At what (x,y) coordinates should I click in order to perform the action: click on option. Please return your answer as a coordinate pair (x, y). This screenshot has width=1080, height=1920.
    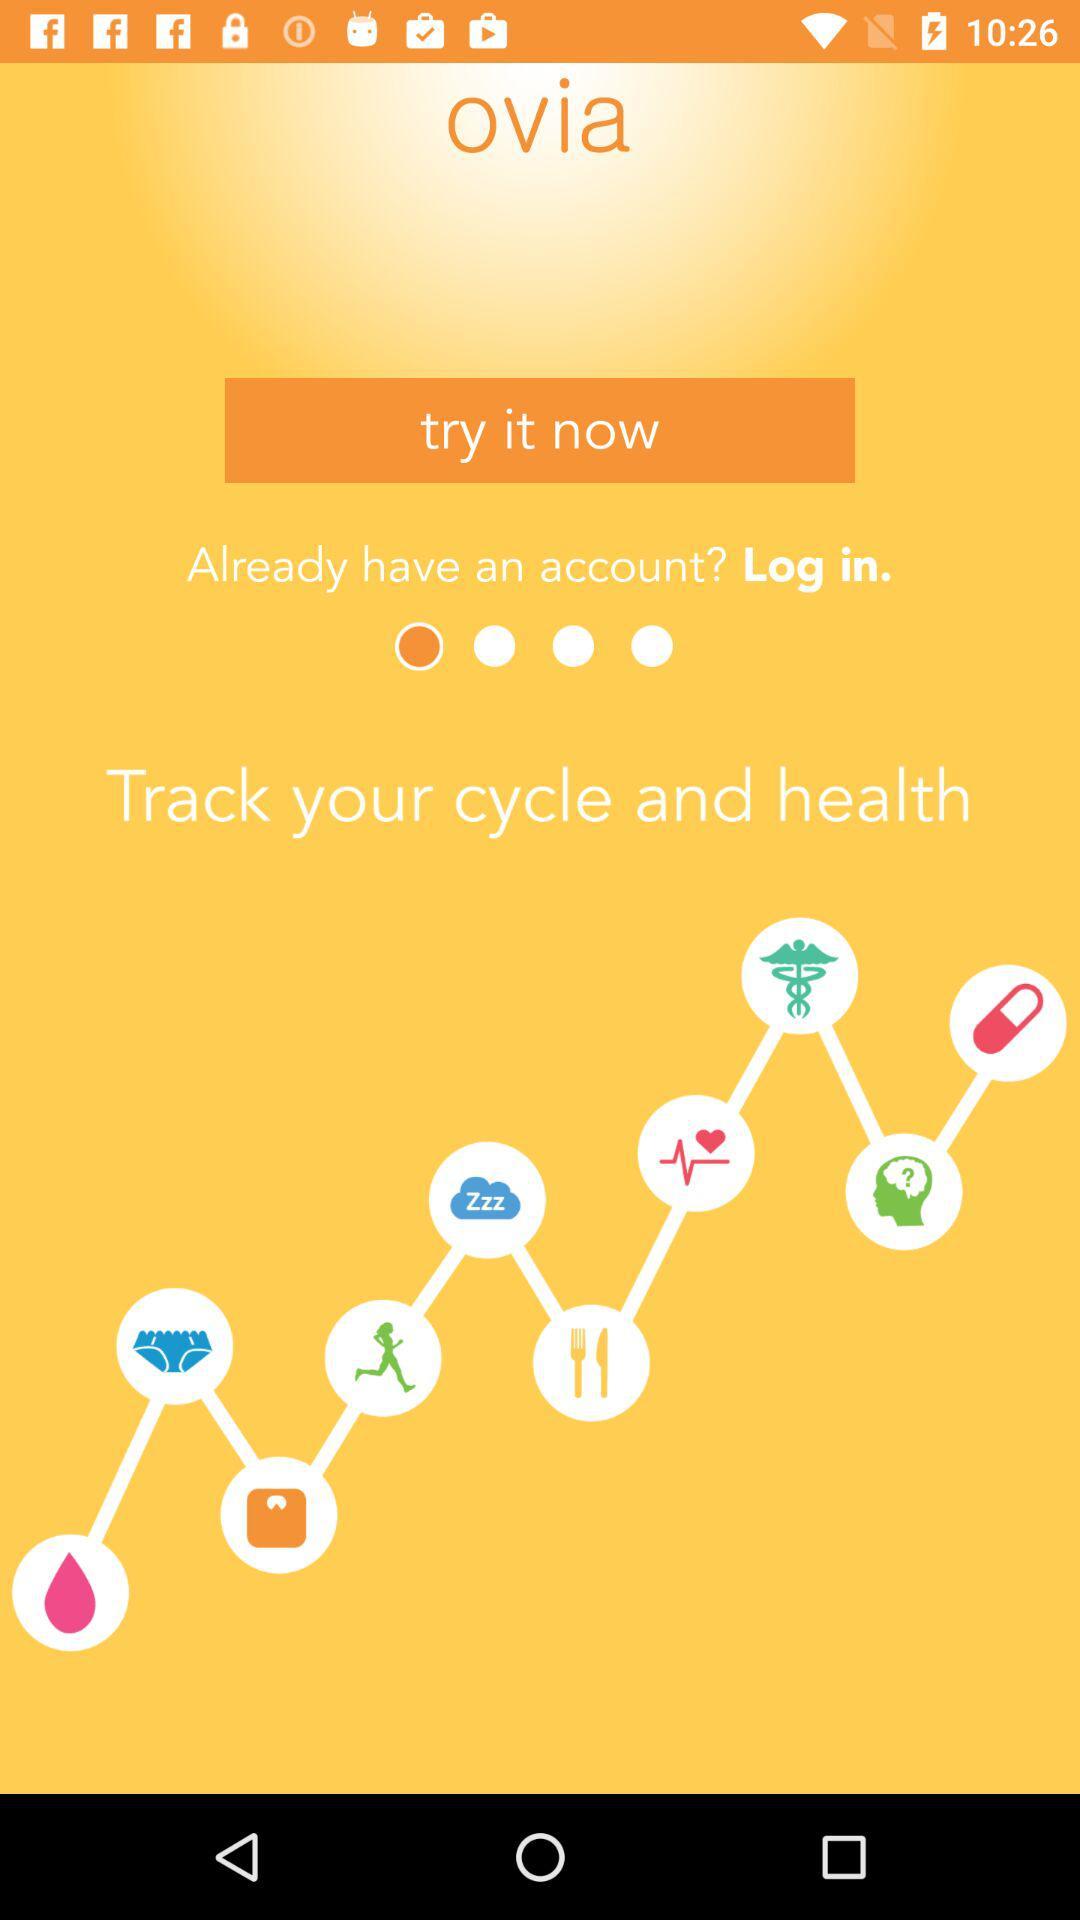
    Looking at the image, I should click on (499, 646).